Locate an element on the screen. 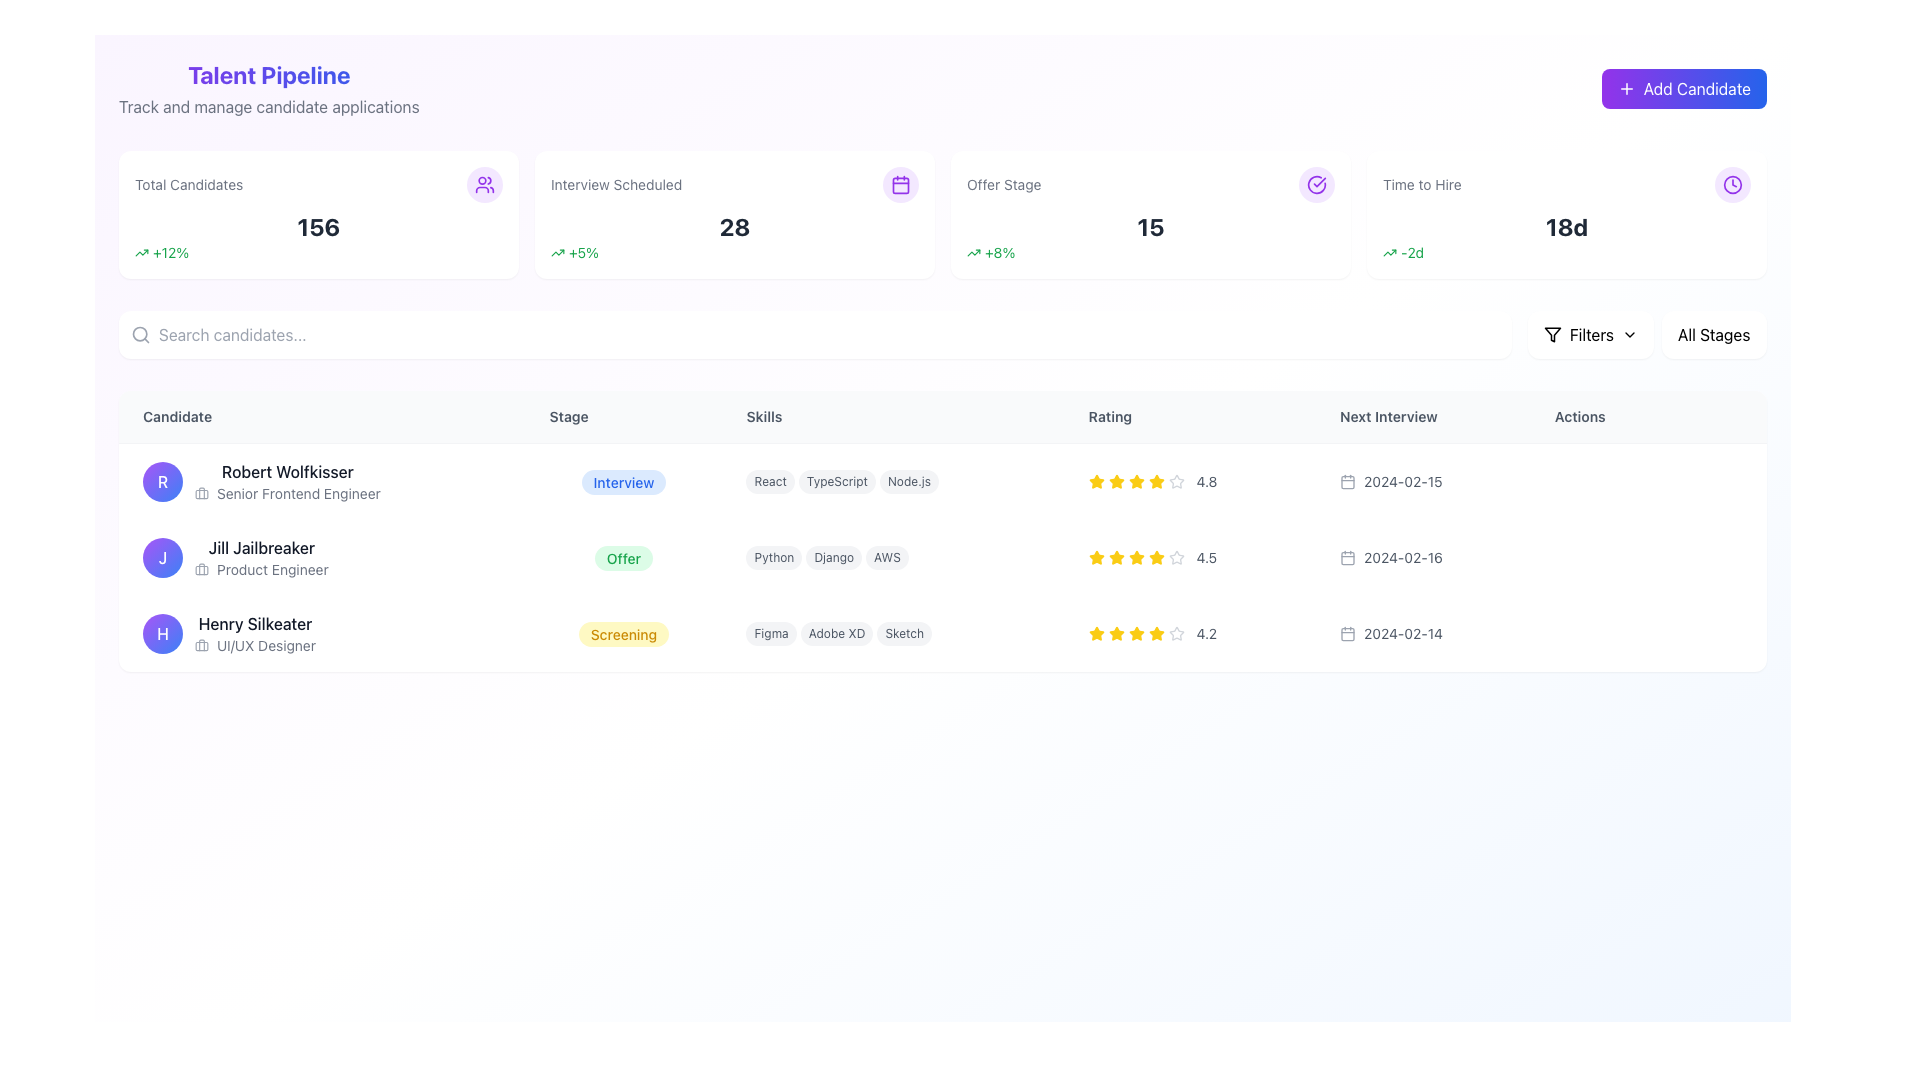 Image resolution: width=1920 pixels, height=1080 pixels. the static text label that reads 'Total Candidates', which is styled with a light gray font and located in the top-left section of a card-like widget is located at coordinates (189, 185).